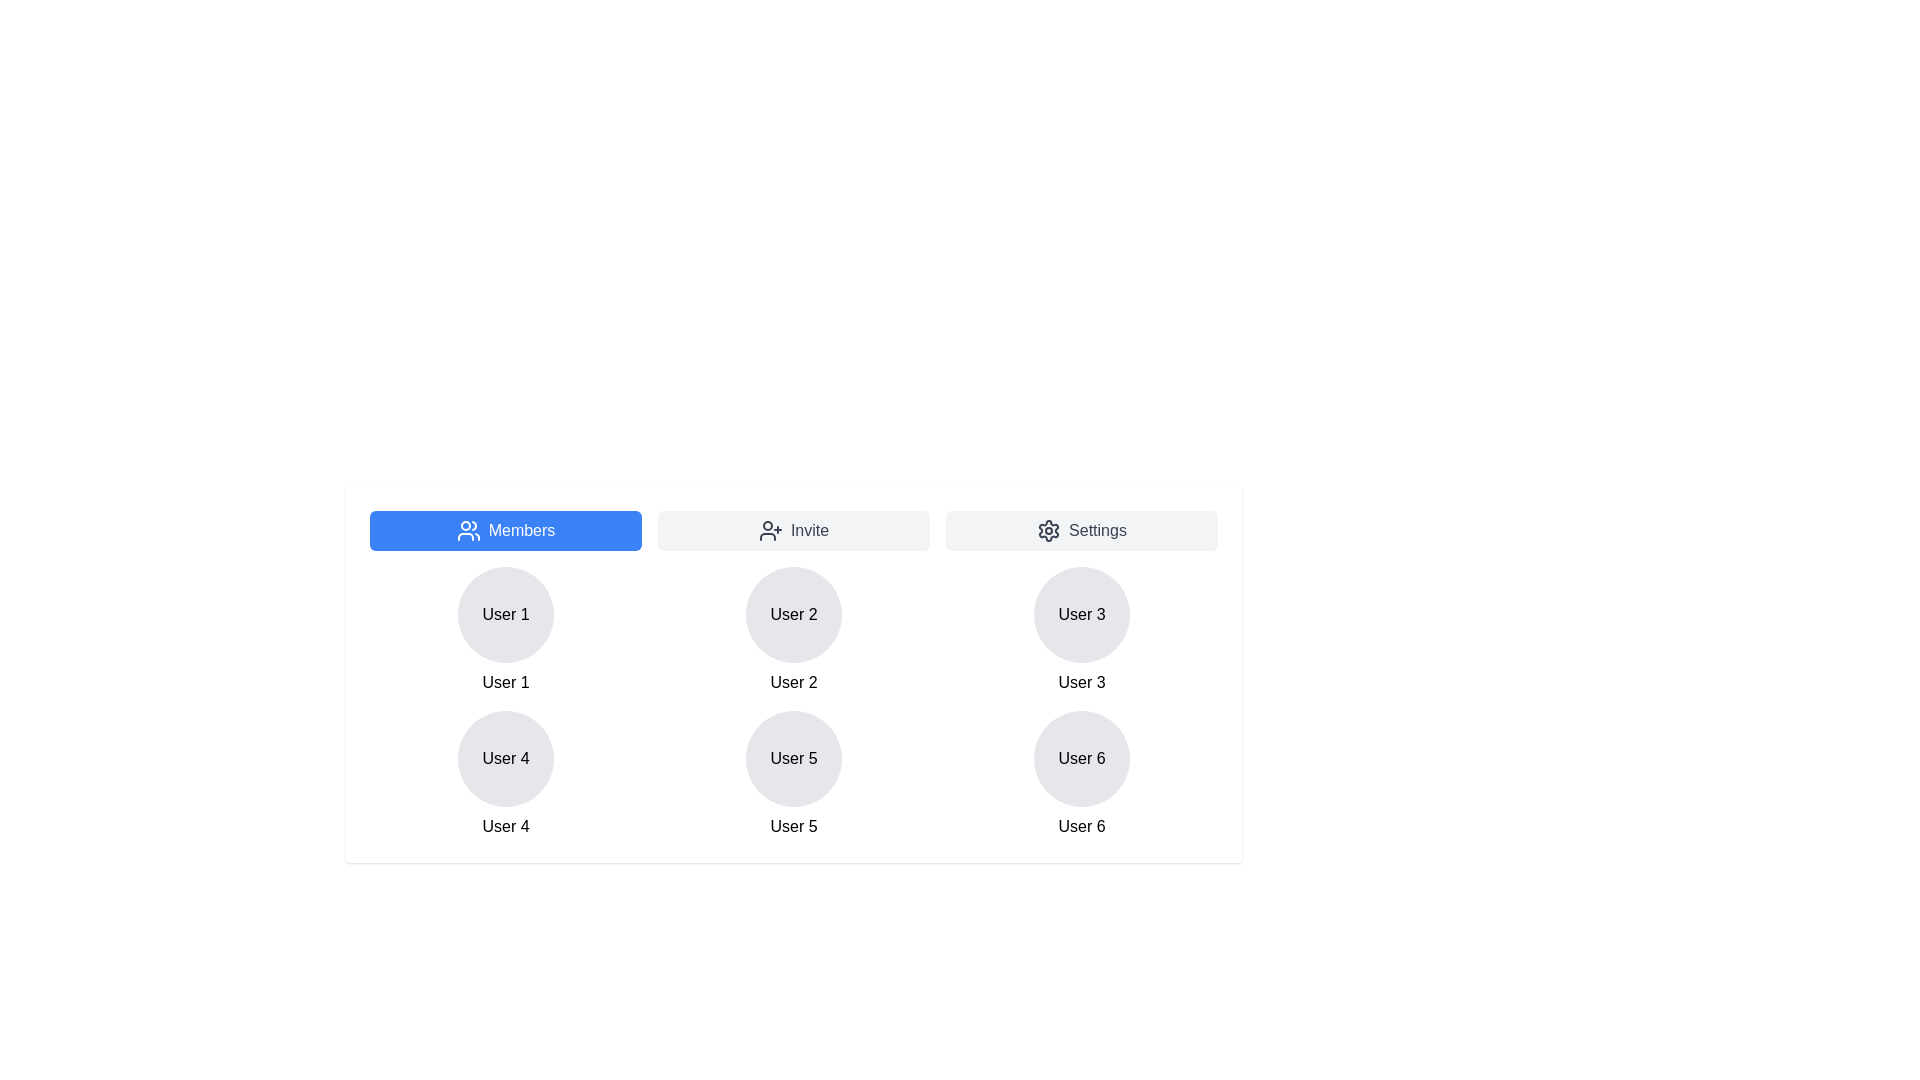 Image resolution: width=1920 pixels, height=1080 pixels. Describe the element at coordinates (505, 826) in the screenshot. I see `the 'User 4' text label located below the circular icon` at that location.